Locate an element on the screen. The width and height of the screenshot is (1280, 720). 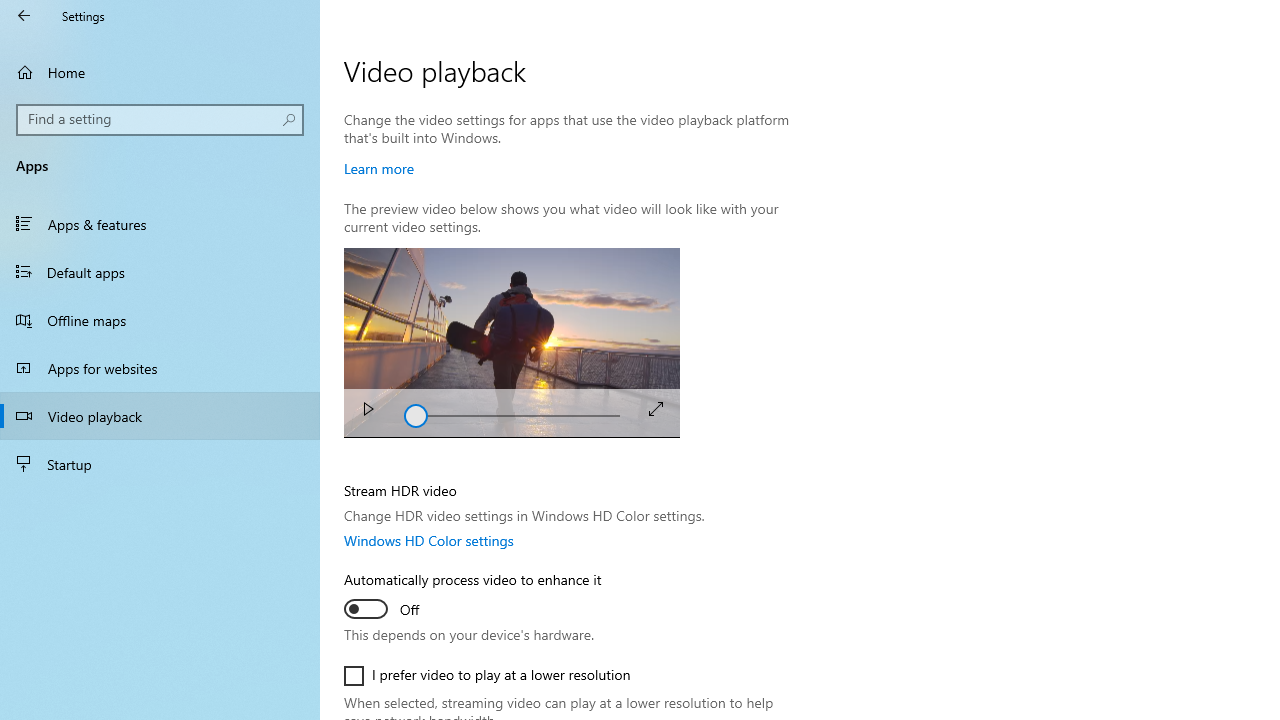
'Windows HD Color settings' is located at coordinates (428, 540).